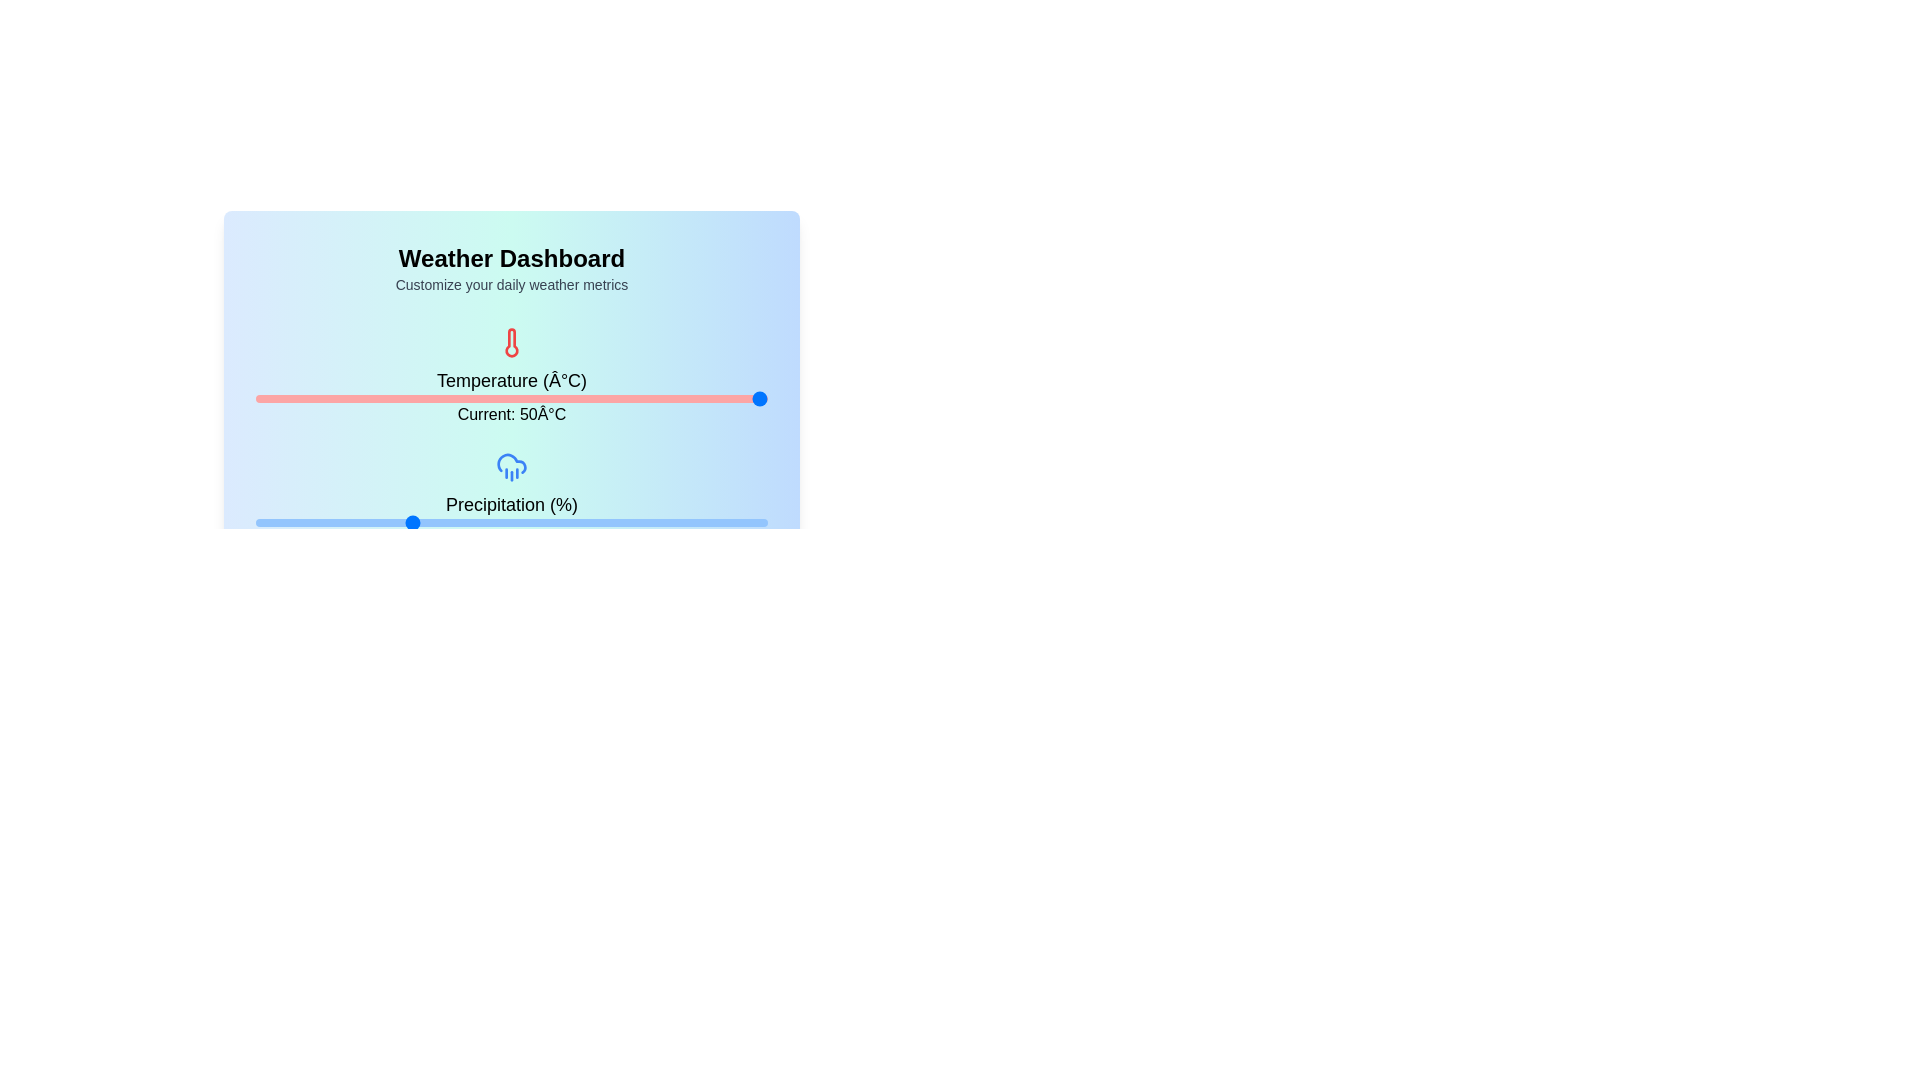 This screenshot has width=1920, height=1080. Describe the element at coordinates (389, 522) in the screenshot. I see `precipitation` at that location.